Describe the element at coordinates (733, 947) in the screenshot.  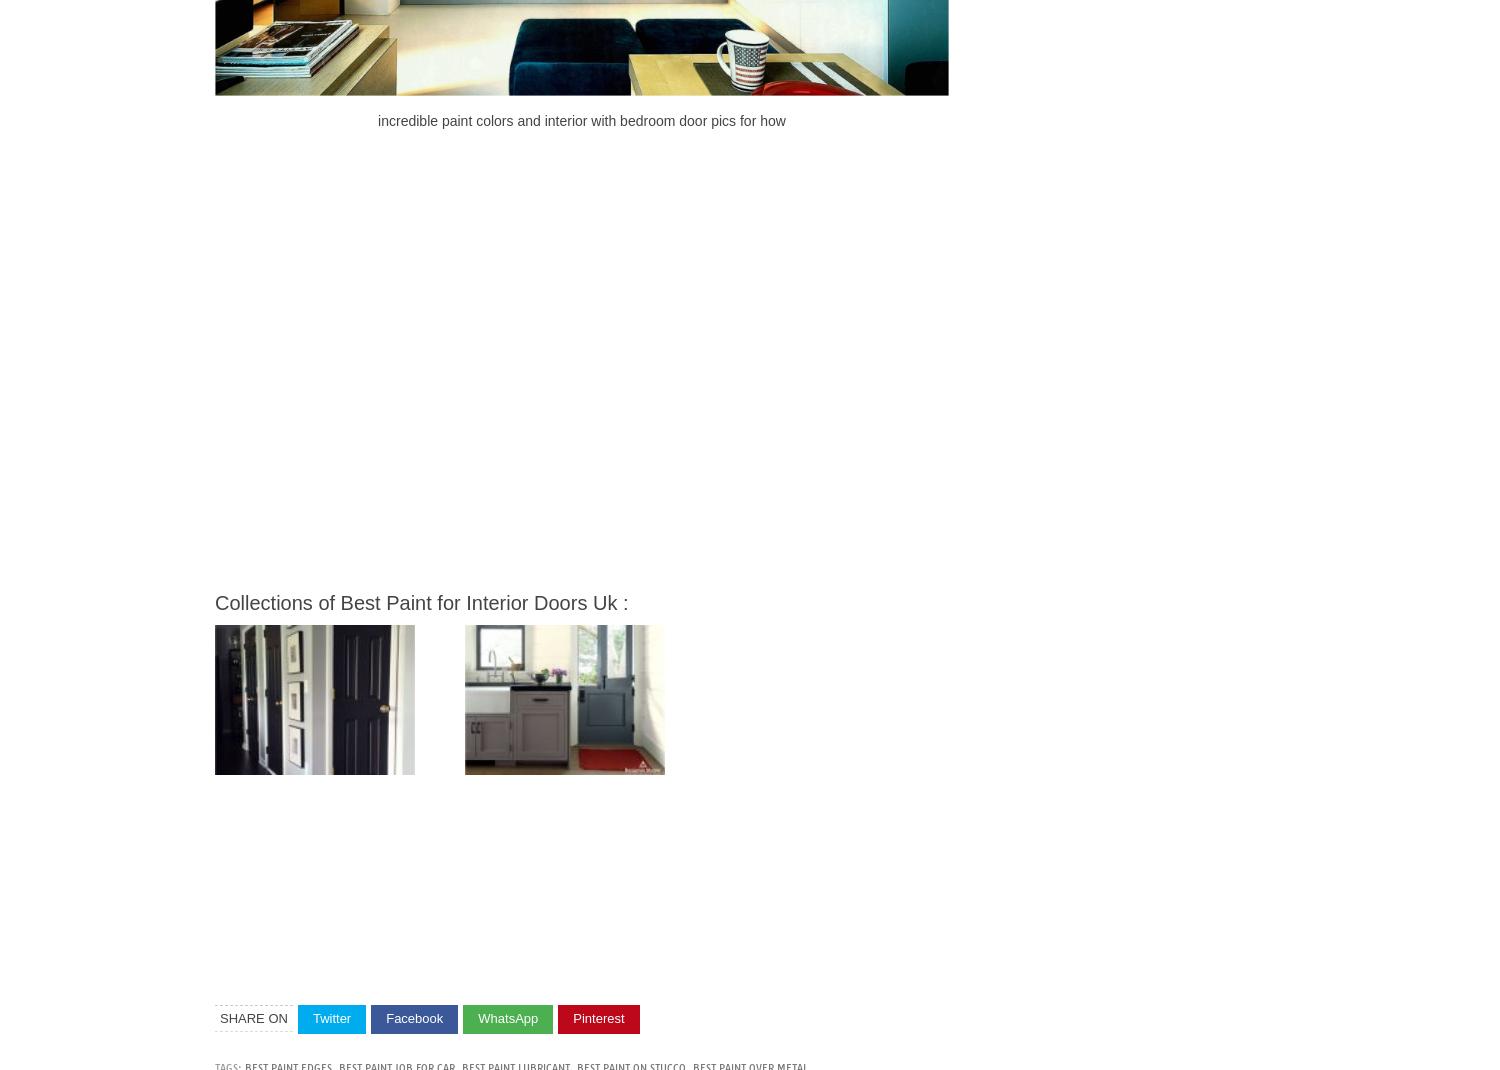
I see `'Best Paint for Interior Doors Uk Incredible Paint Colors and Interior with Bedroom Door Pics for How'` at that location.